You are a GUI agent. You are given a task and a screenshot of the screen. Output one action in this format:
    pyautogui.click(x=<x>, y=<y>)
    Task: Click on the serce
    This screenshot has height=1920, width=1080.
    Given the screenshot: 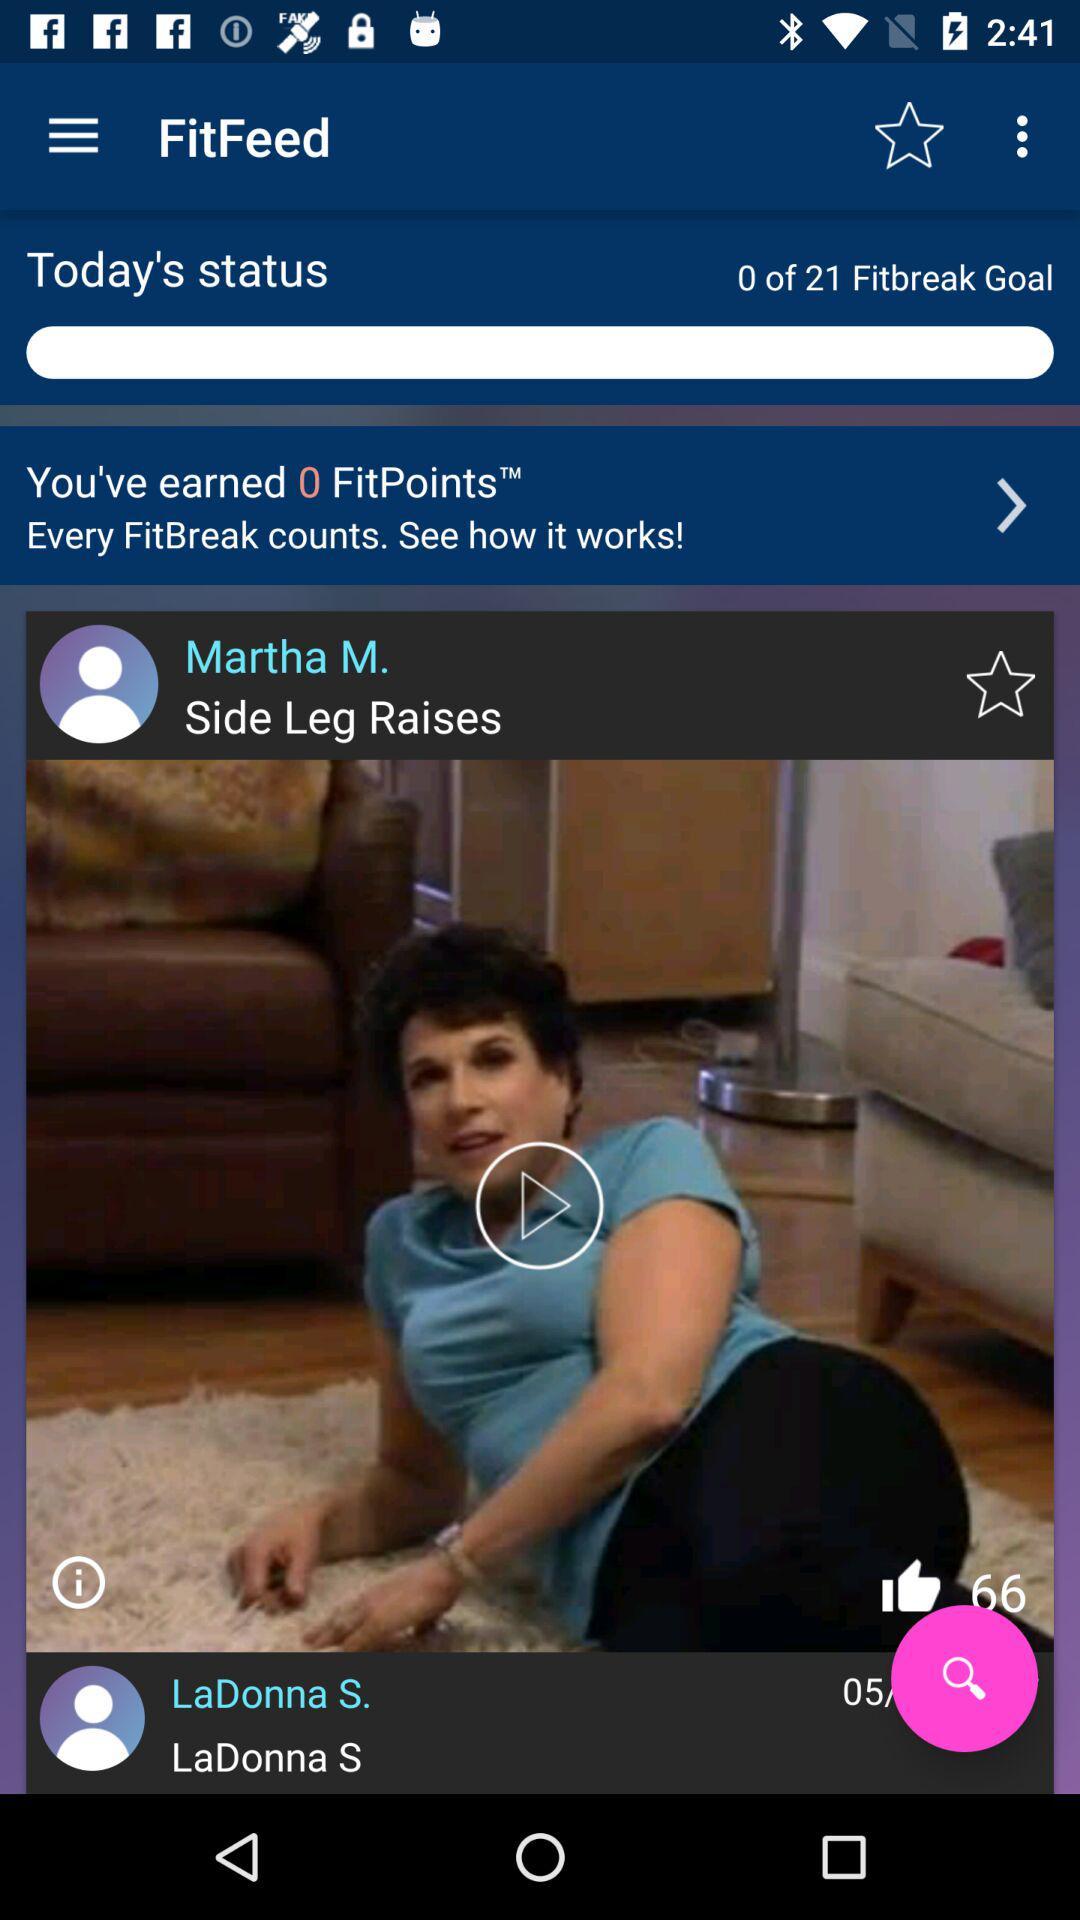 What is the action you would take?
    pyautogui.click(x=963, y=1678)
    